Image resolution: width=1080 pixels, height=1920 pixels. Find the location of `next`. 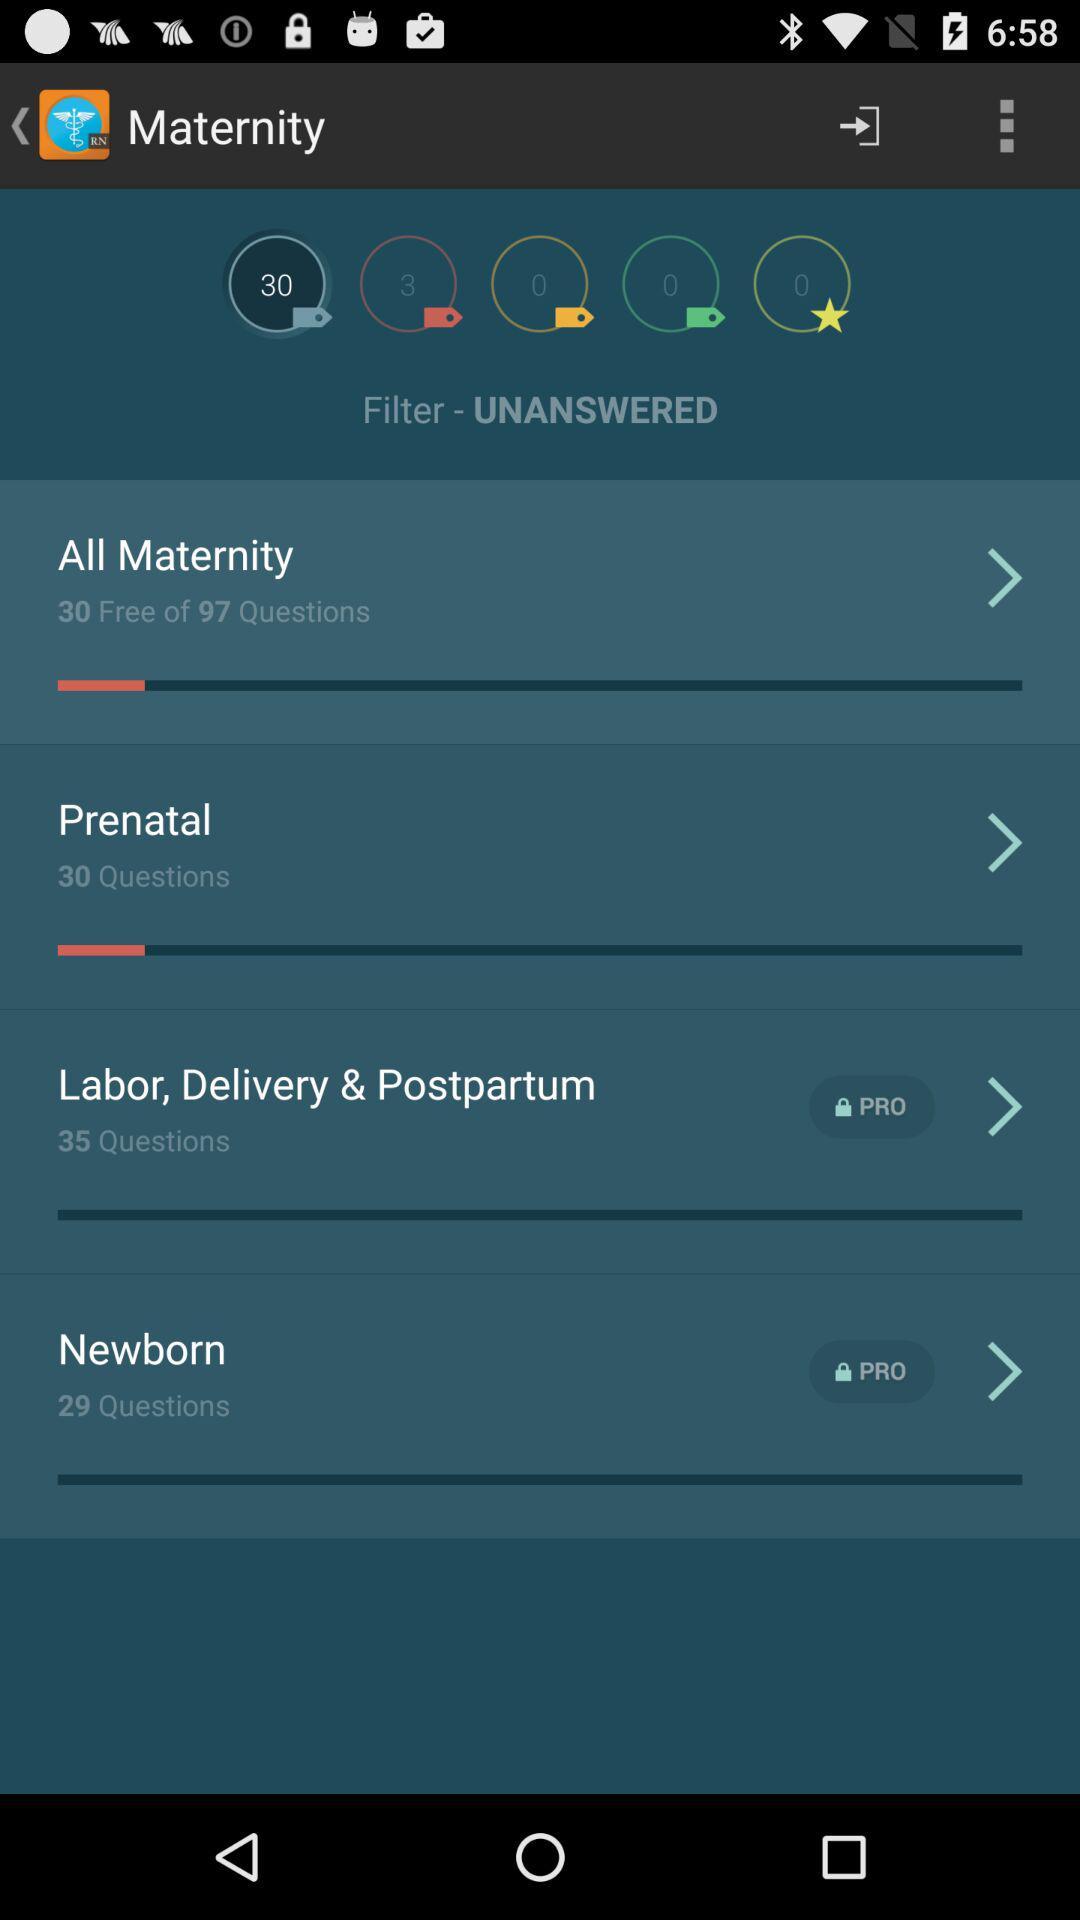

next is located at coordinates (538, 282).